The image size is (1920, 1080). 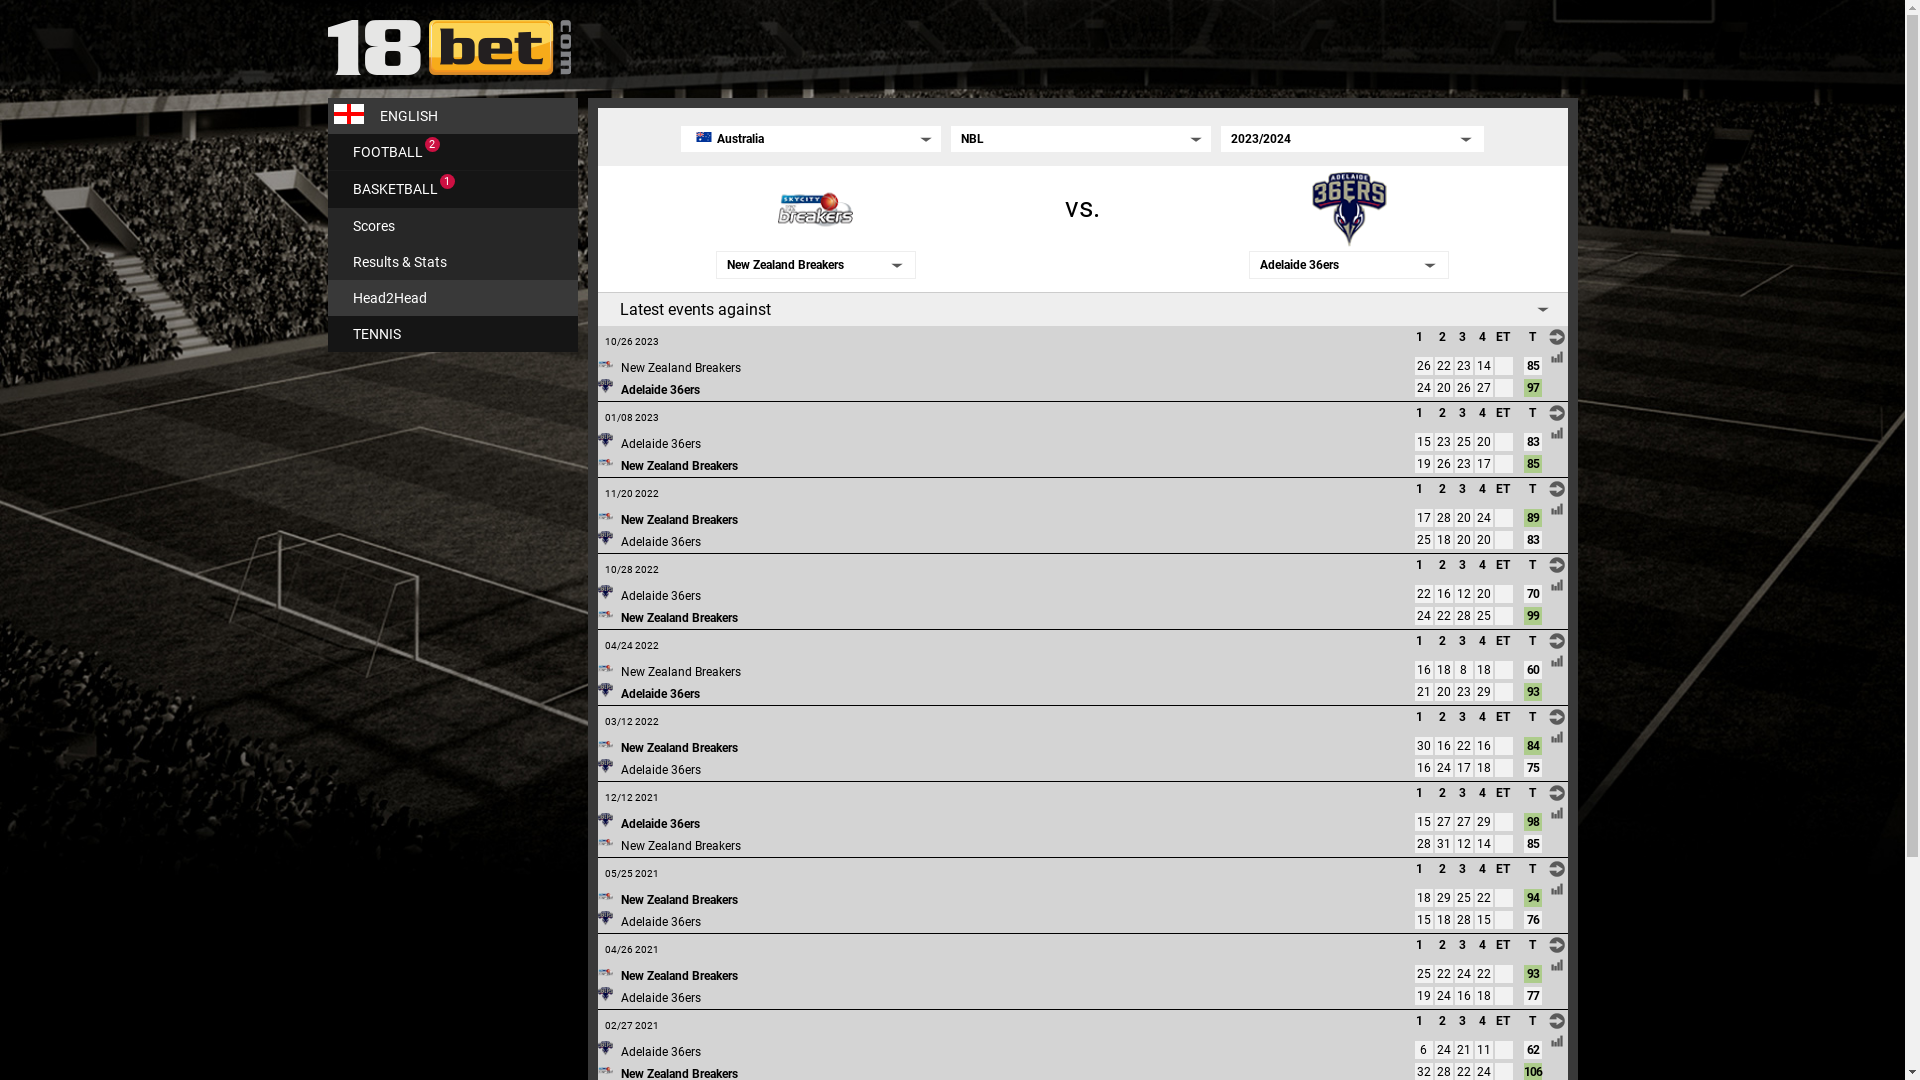 I want to click on 'TENNIS', so click(x=451, y=333).